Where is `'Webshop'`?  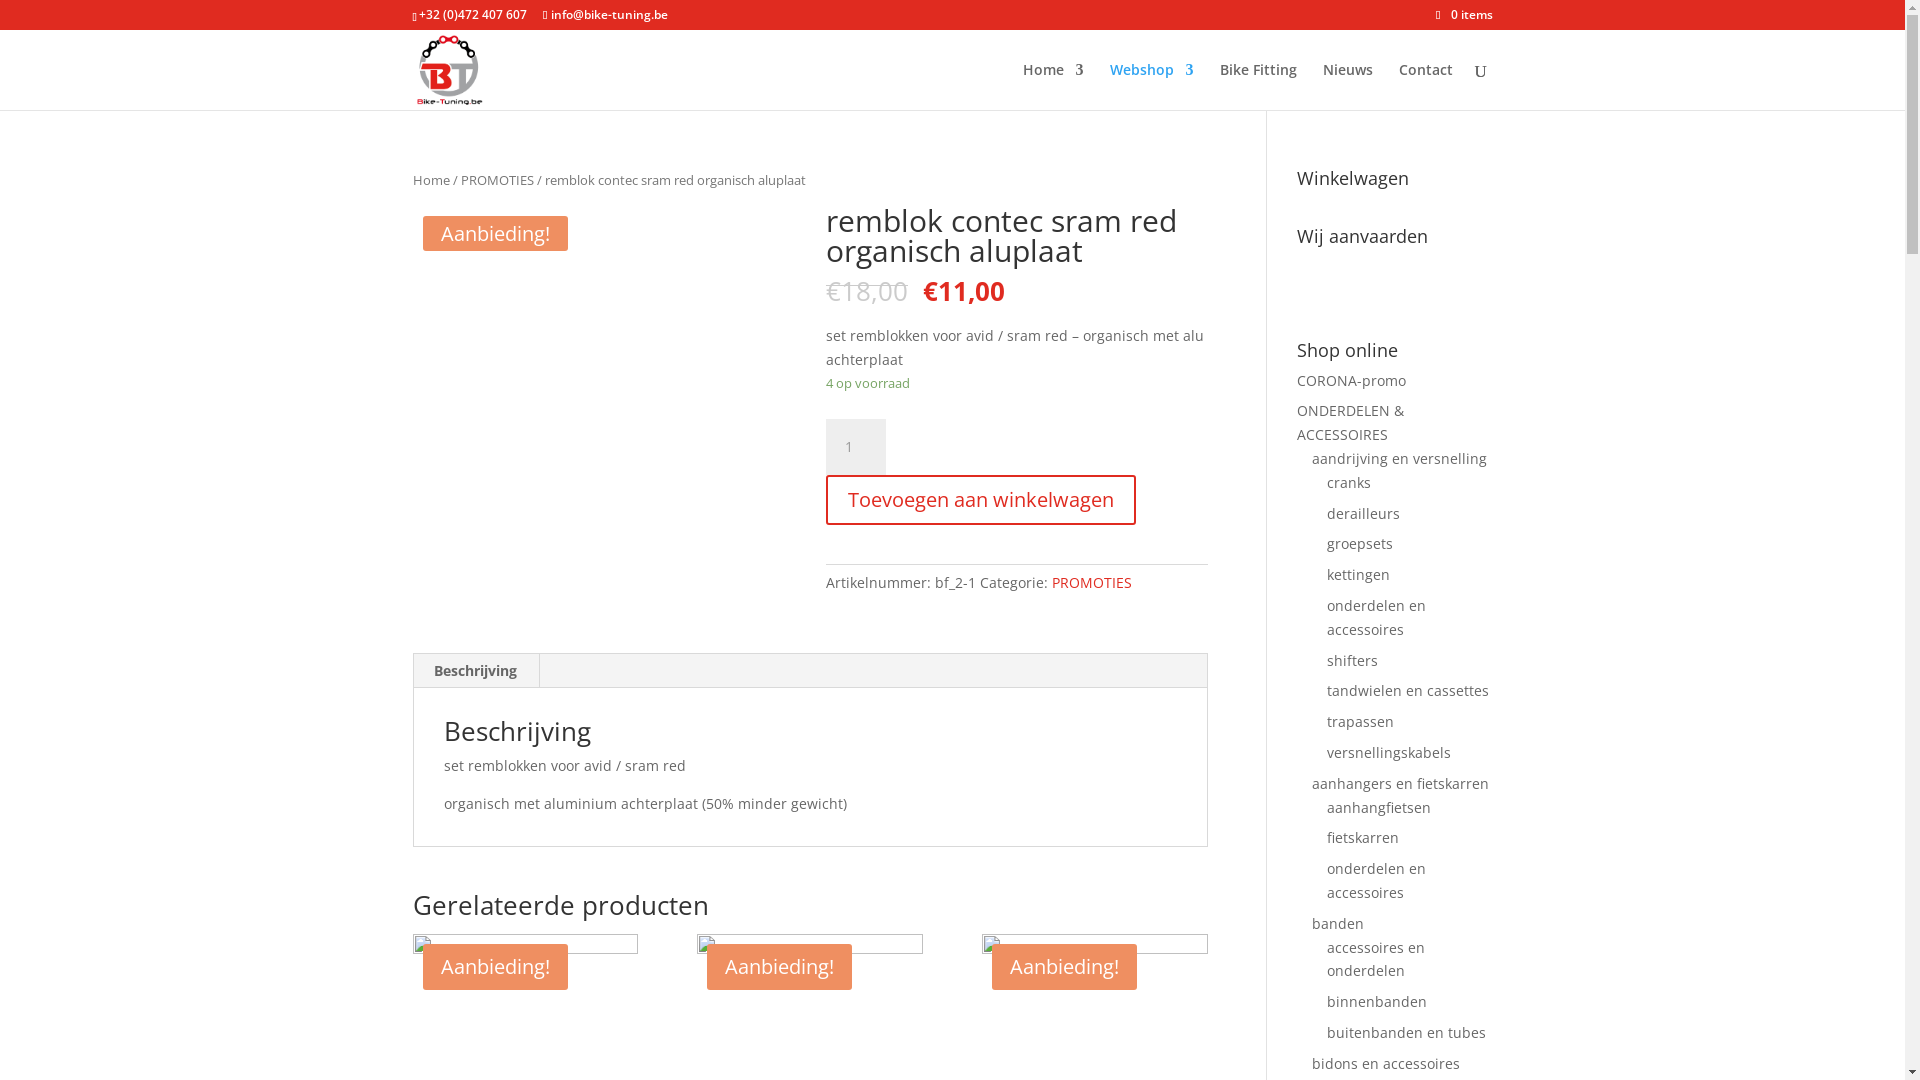 'Webshop' is located at coordinates (1152, 85).